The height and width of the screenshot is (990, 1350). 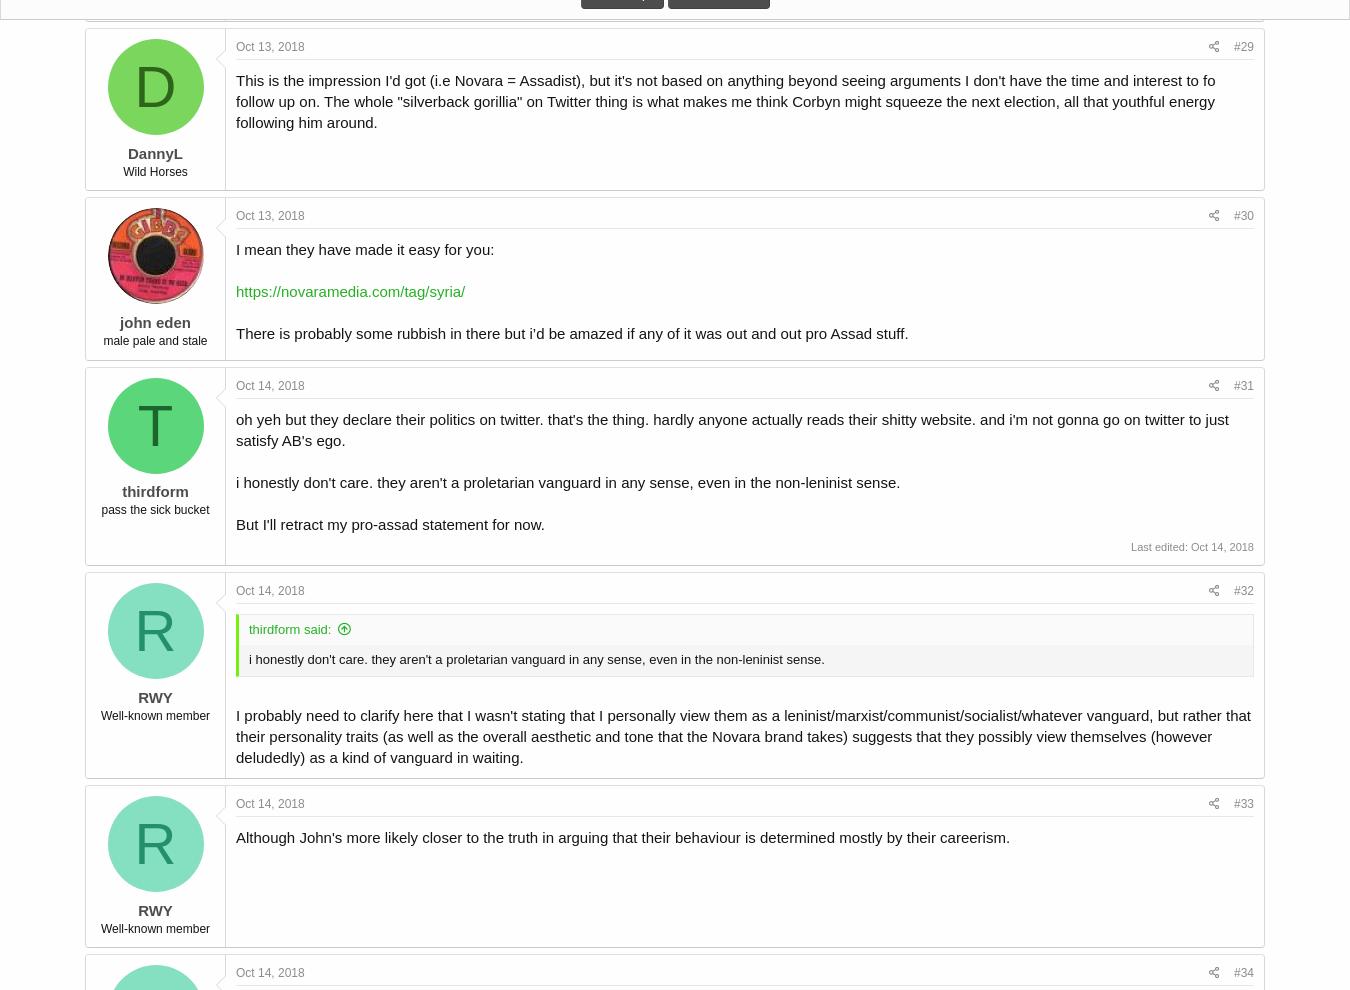 I want to click on 'This is the impression I'd got (i.e Novara = Assadist), but it's not based on anything beyond seeing arguments I don't have the time and interest to fo follow up on. The whole "silverback gorillia" on Twitter thing is what makes me think Corbyn might squeeze the next election, all that youthful energy following him around.', so click(x=724, y=99).